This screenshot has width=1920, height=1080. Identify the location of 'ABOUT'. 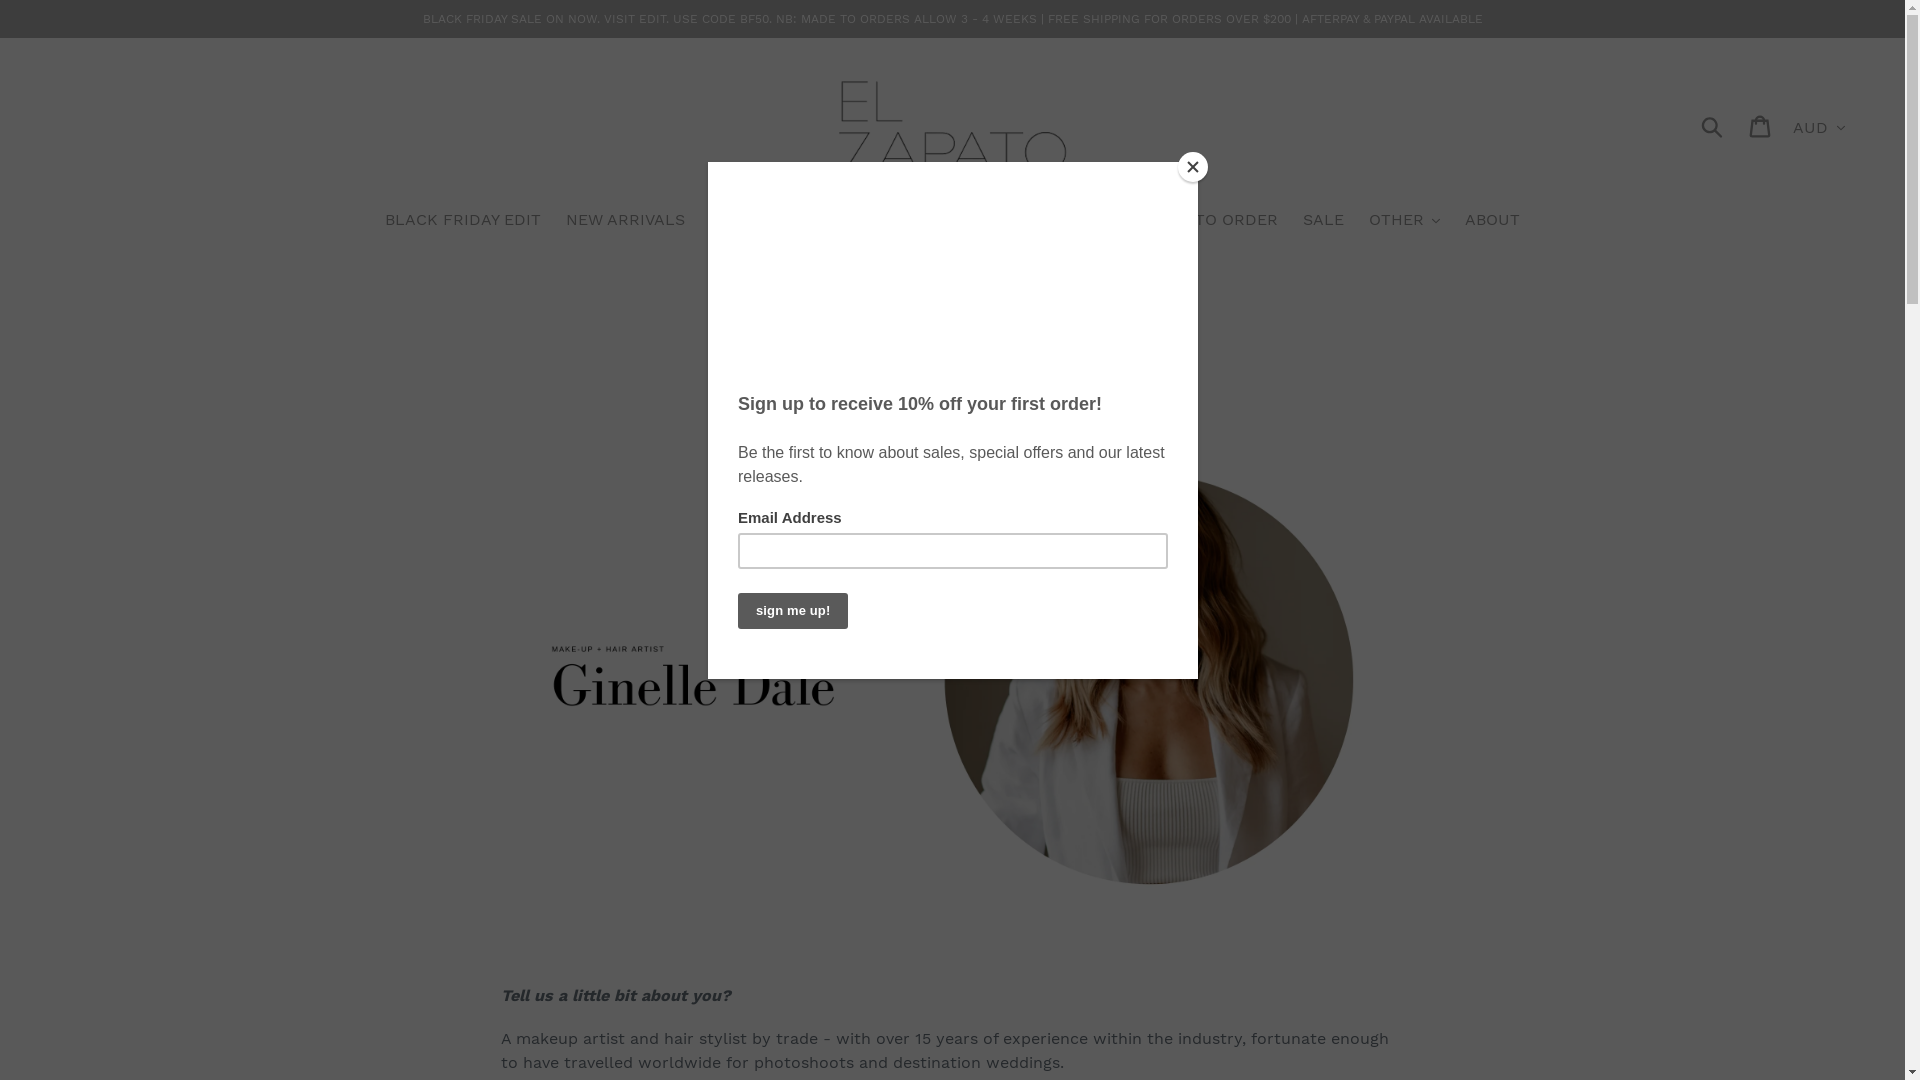
(1492, 221).